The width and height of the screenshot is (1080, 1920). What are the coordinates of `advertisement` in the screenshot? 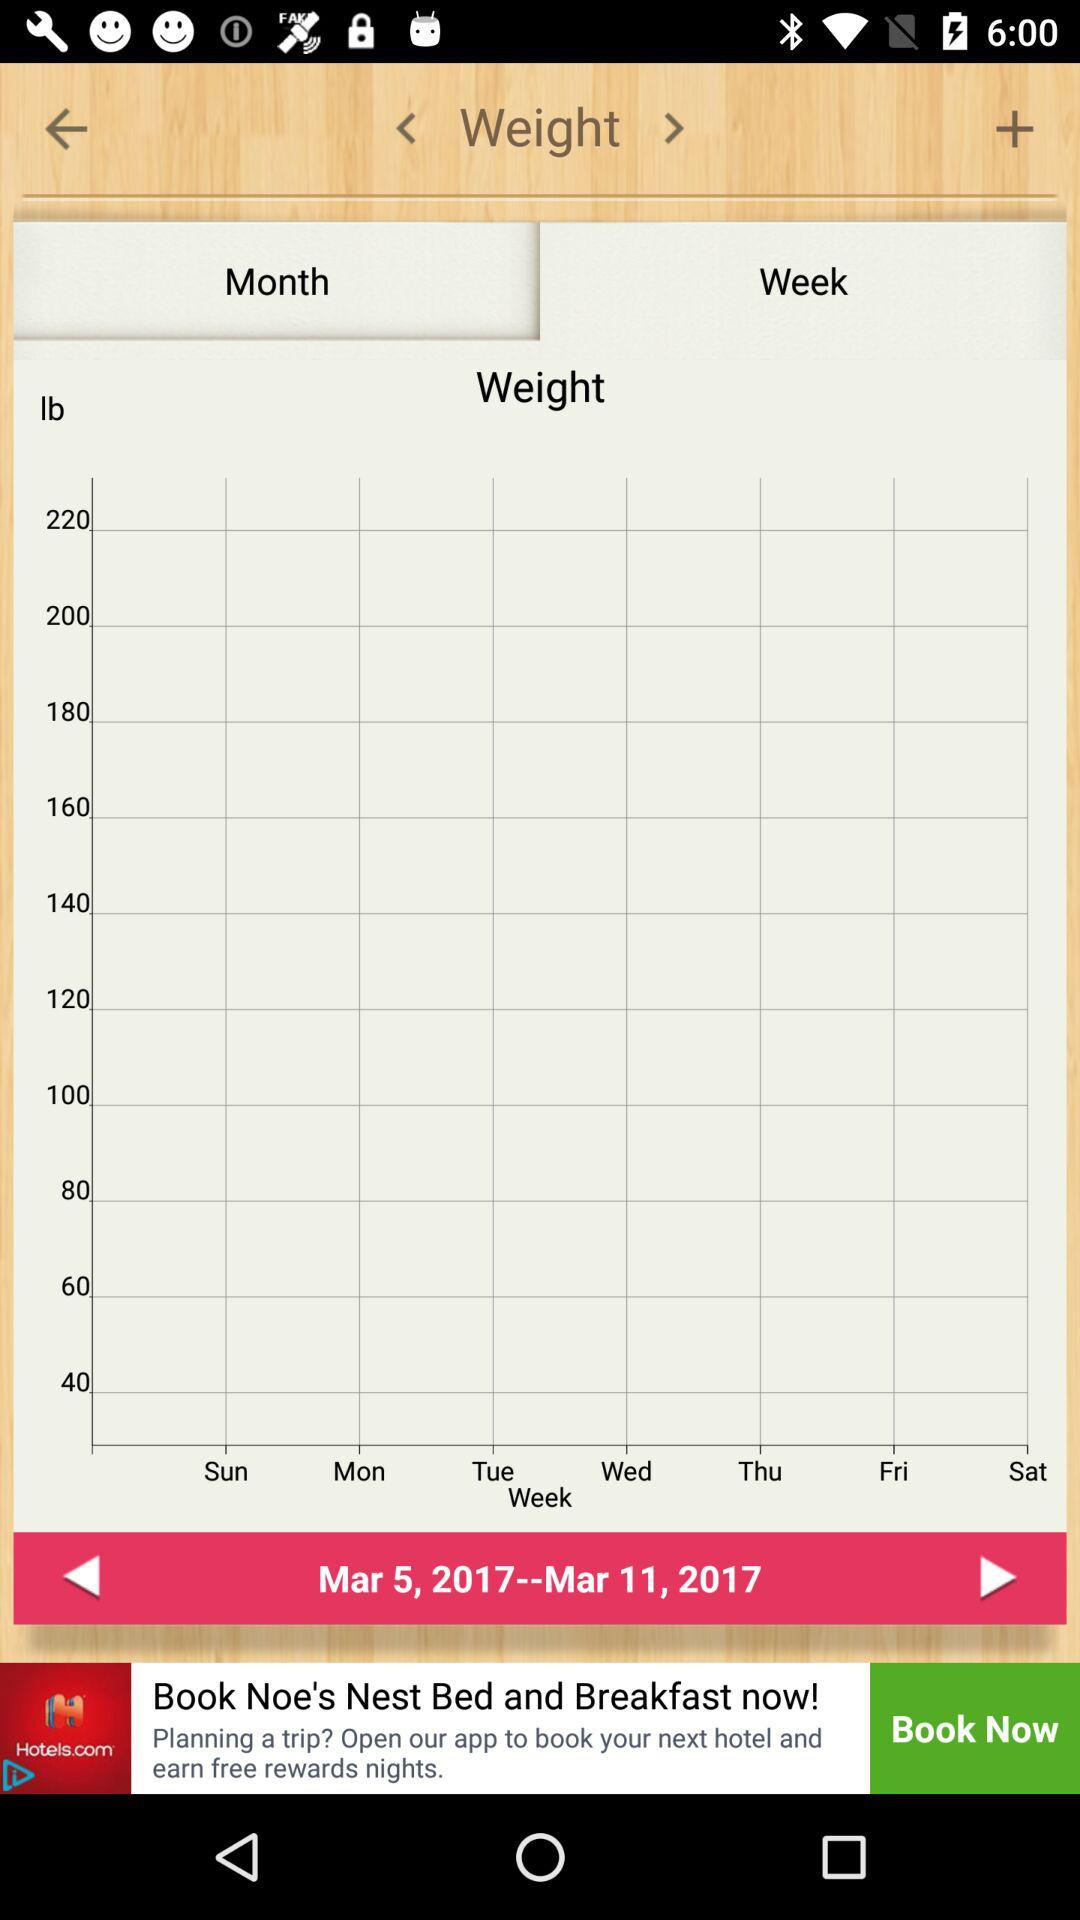 It's located at (64, 1727).